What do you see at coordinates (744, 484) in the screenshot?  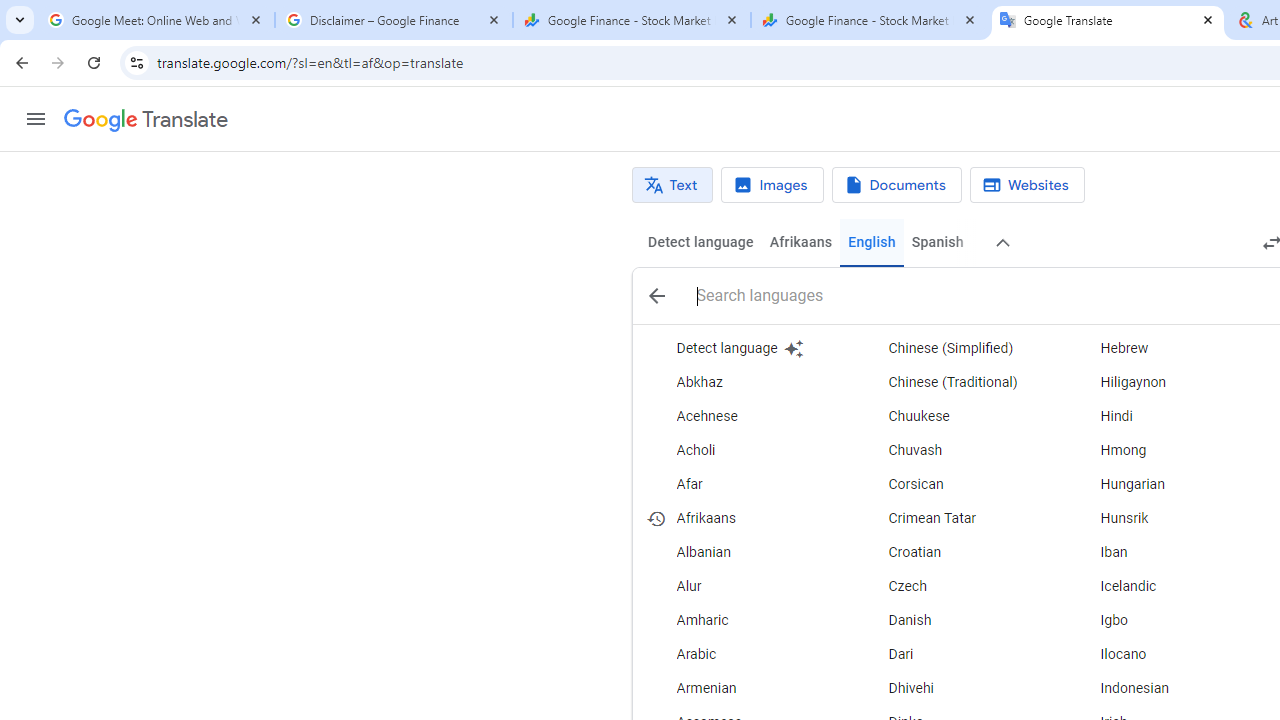 I see `'Afar'` at bounding box center [744, 484].